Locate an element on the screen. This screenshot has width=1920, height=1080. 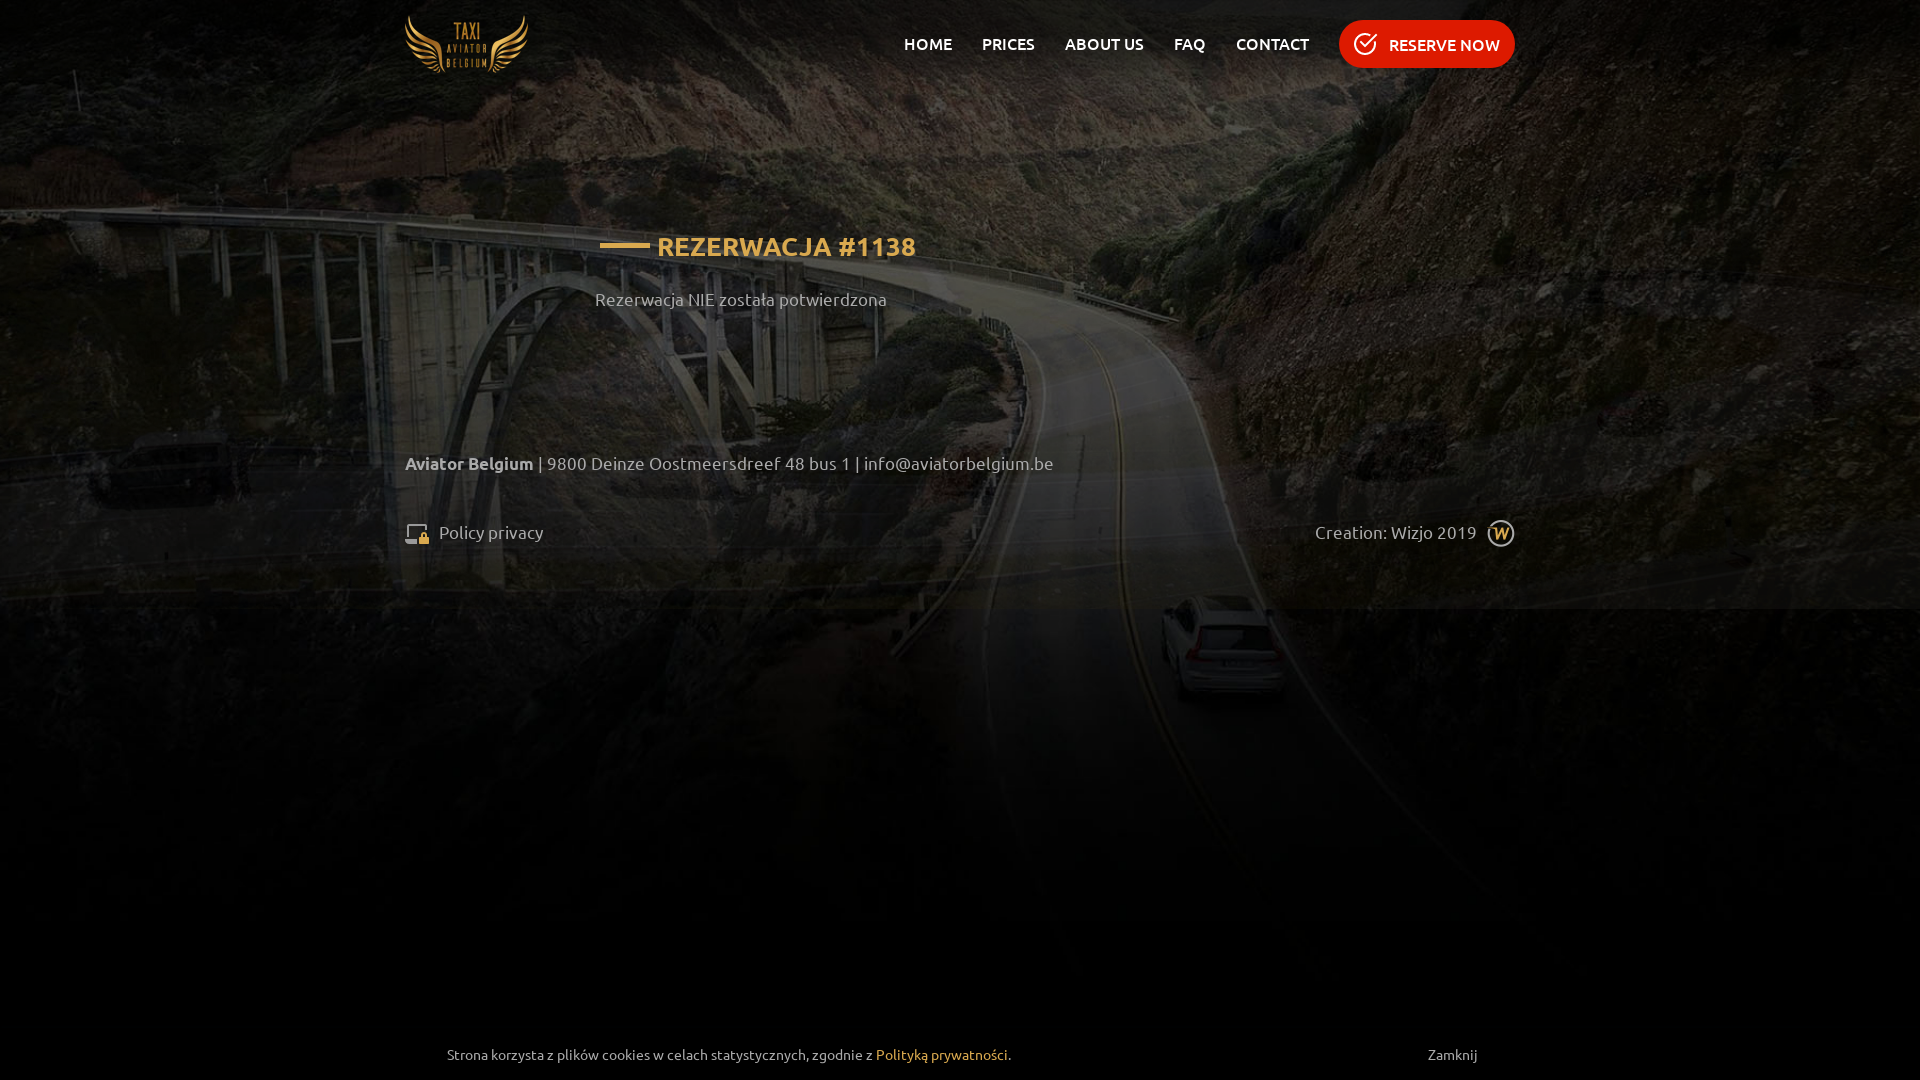
'FAQ' is located at coordinates (1174, 42).